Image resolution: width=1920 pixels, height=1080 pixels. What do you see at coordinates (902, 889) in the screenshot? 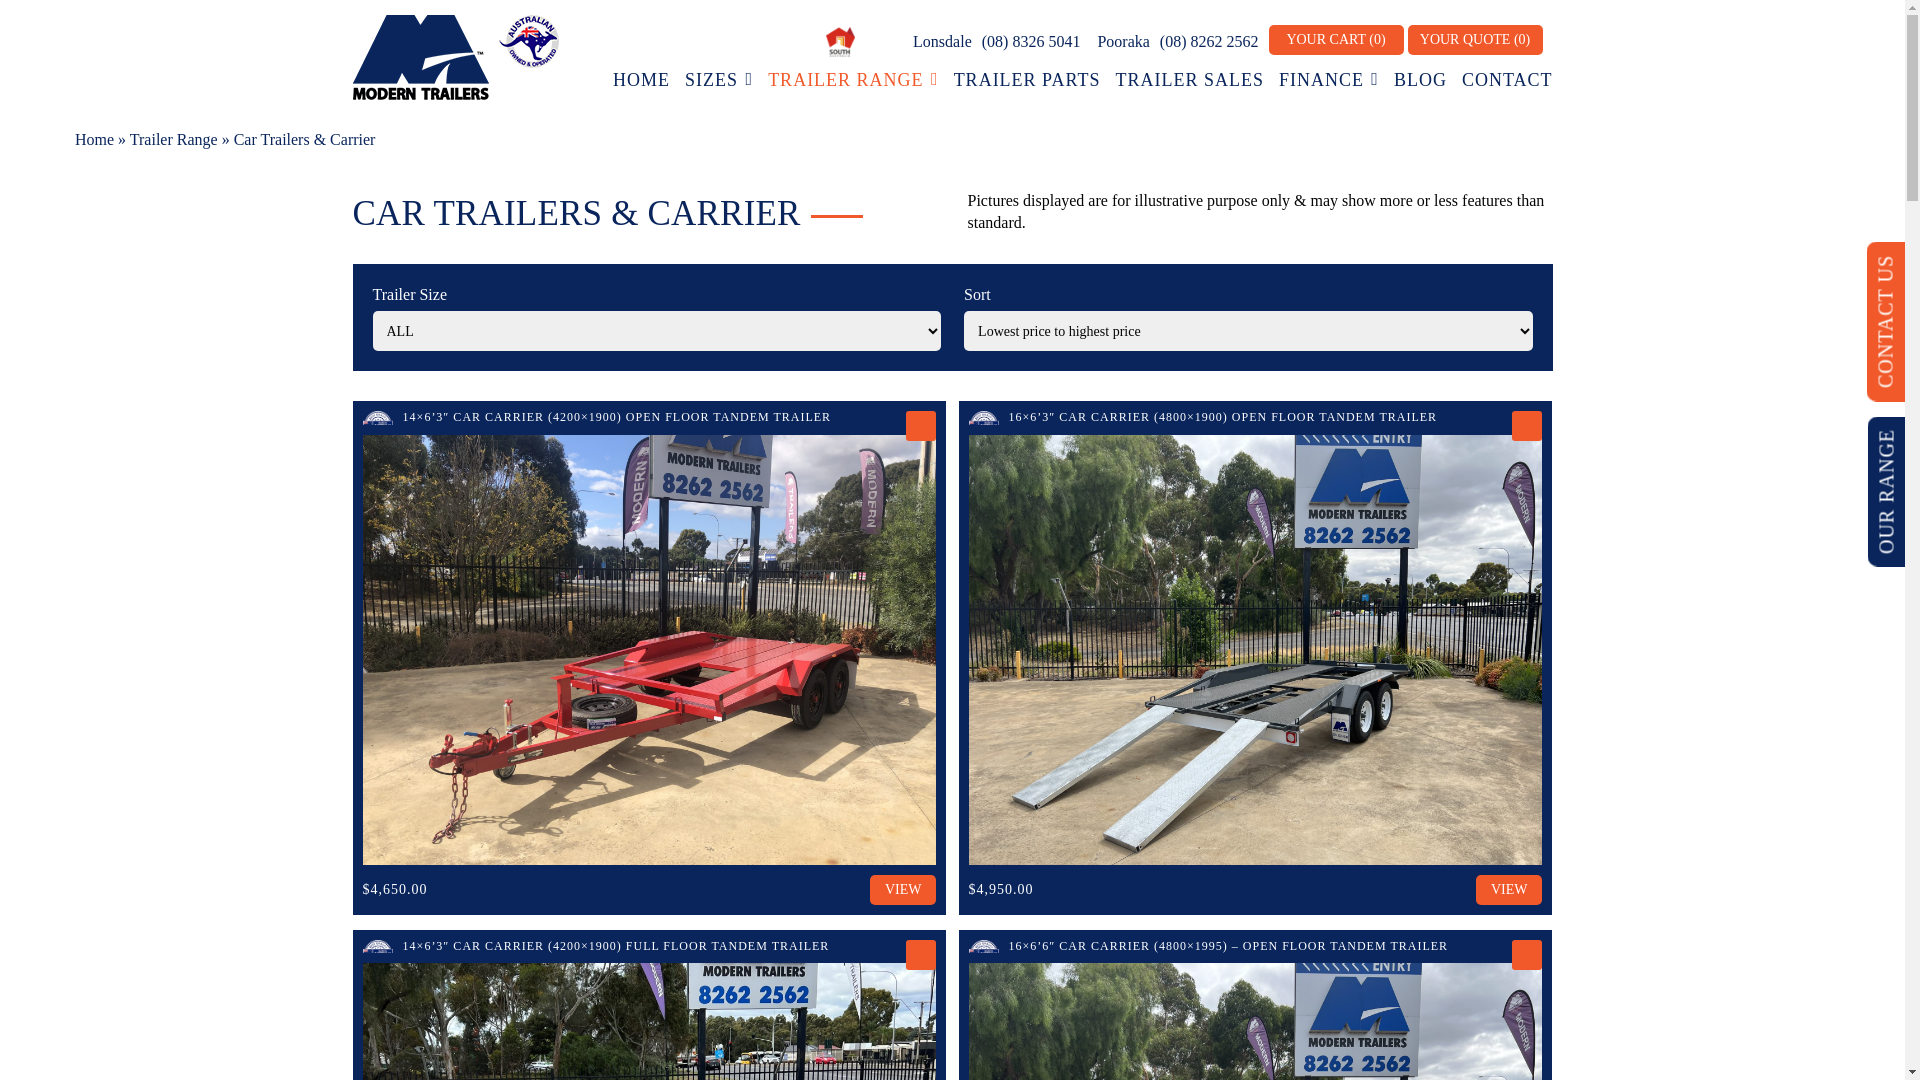
I see `'VIEW'` at bounding box center [902, 889].